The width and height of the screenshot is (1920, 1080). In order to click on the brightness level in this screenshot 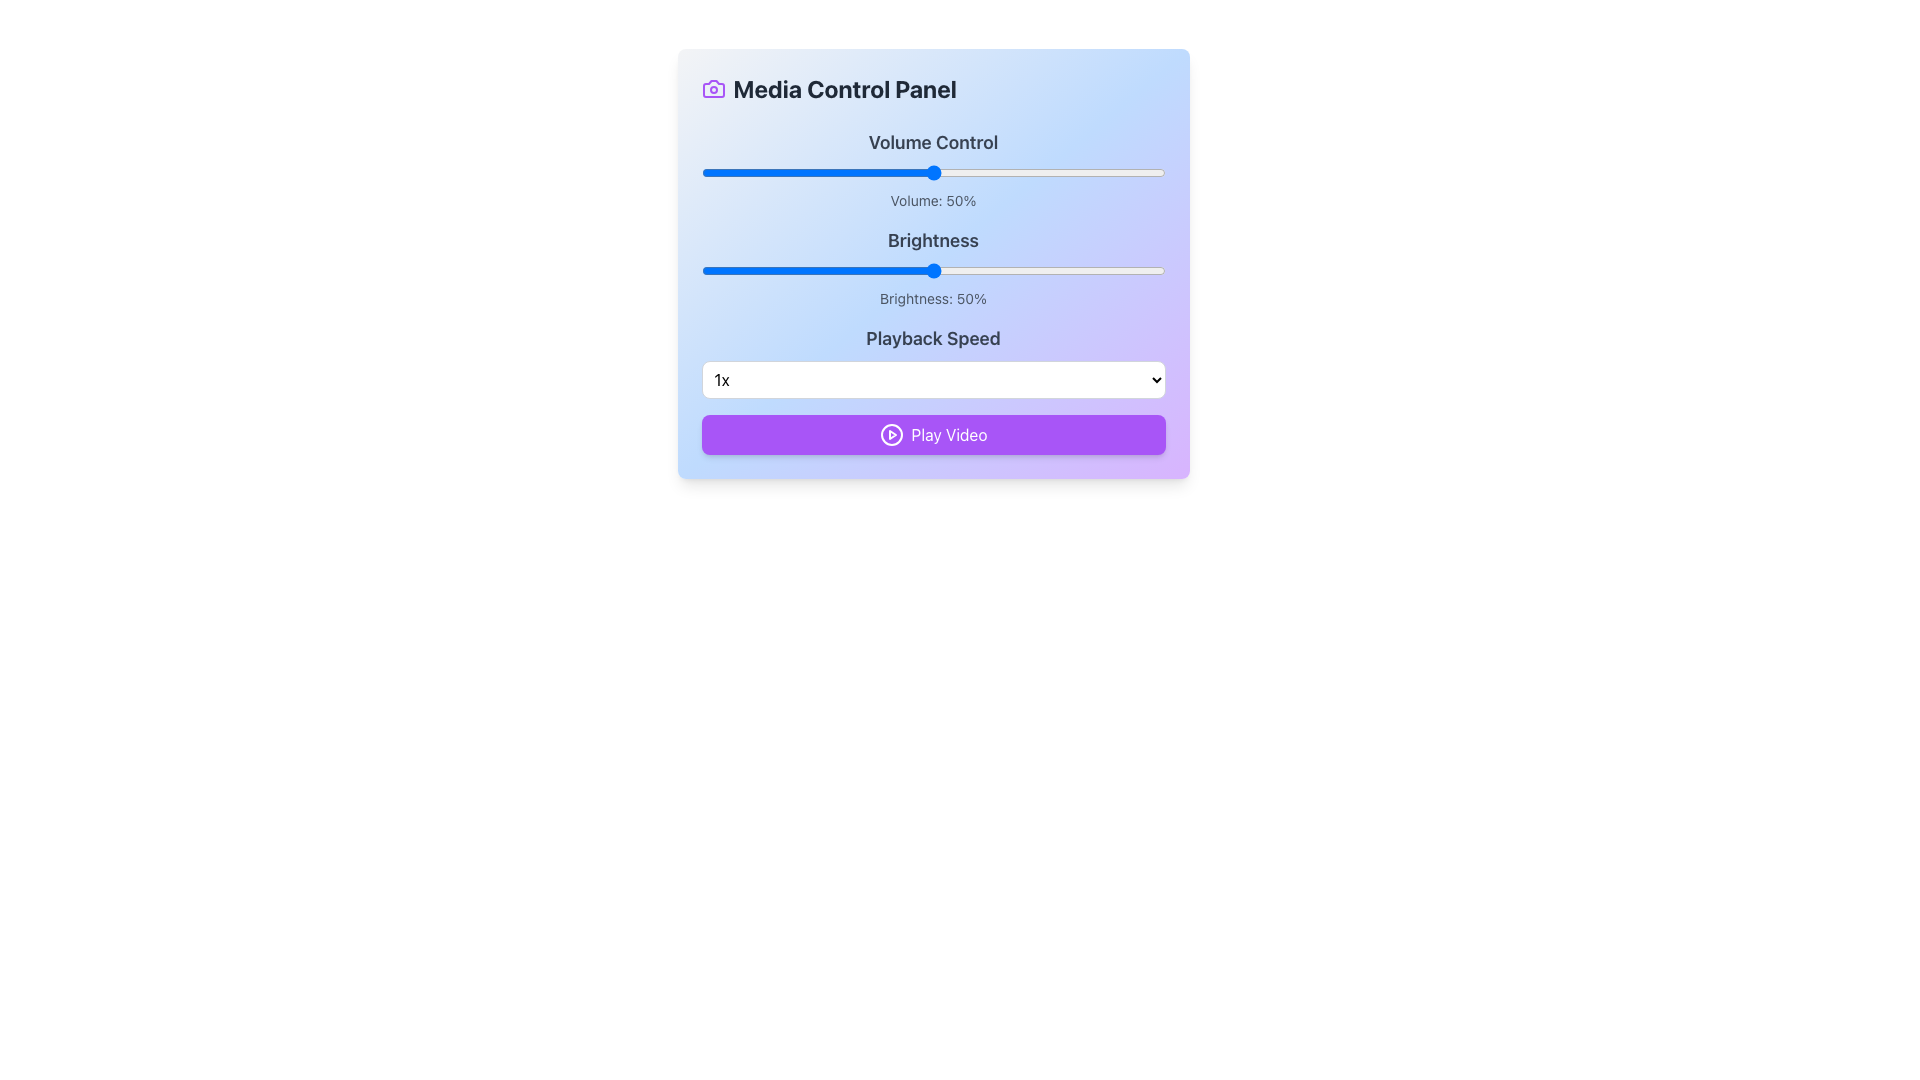, I will do `click(779, 270)`.